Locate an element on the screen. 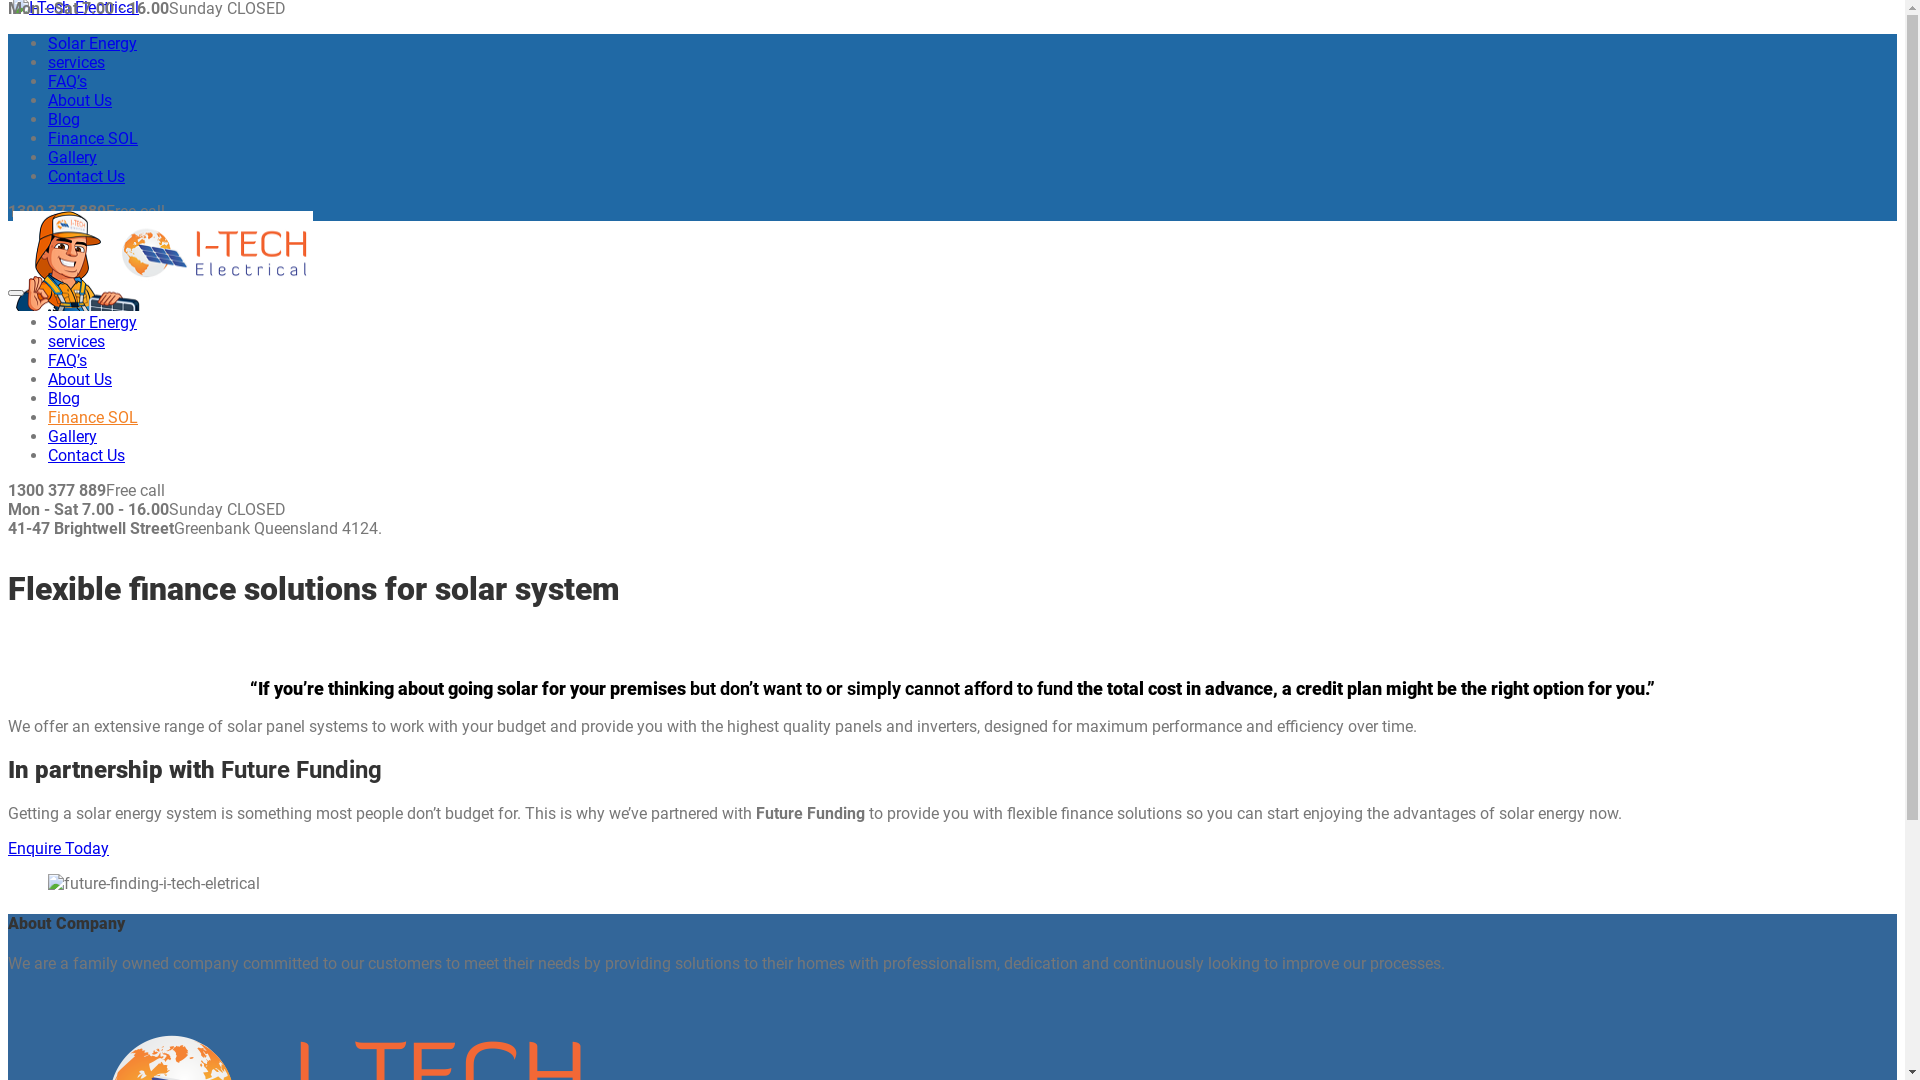 This screenshot has width=1920, height=1080. 'Solar Energy' is located at coordinates (91, 321).